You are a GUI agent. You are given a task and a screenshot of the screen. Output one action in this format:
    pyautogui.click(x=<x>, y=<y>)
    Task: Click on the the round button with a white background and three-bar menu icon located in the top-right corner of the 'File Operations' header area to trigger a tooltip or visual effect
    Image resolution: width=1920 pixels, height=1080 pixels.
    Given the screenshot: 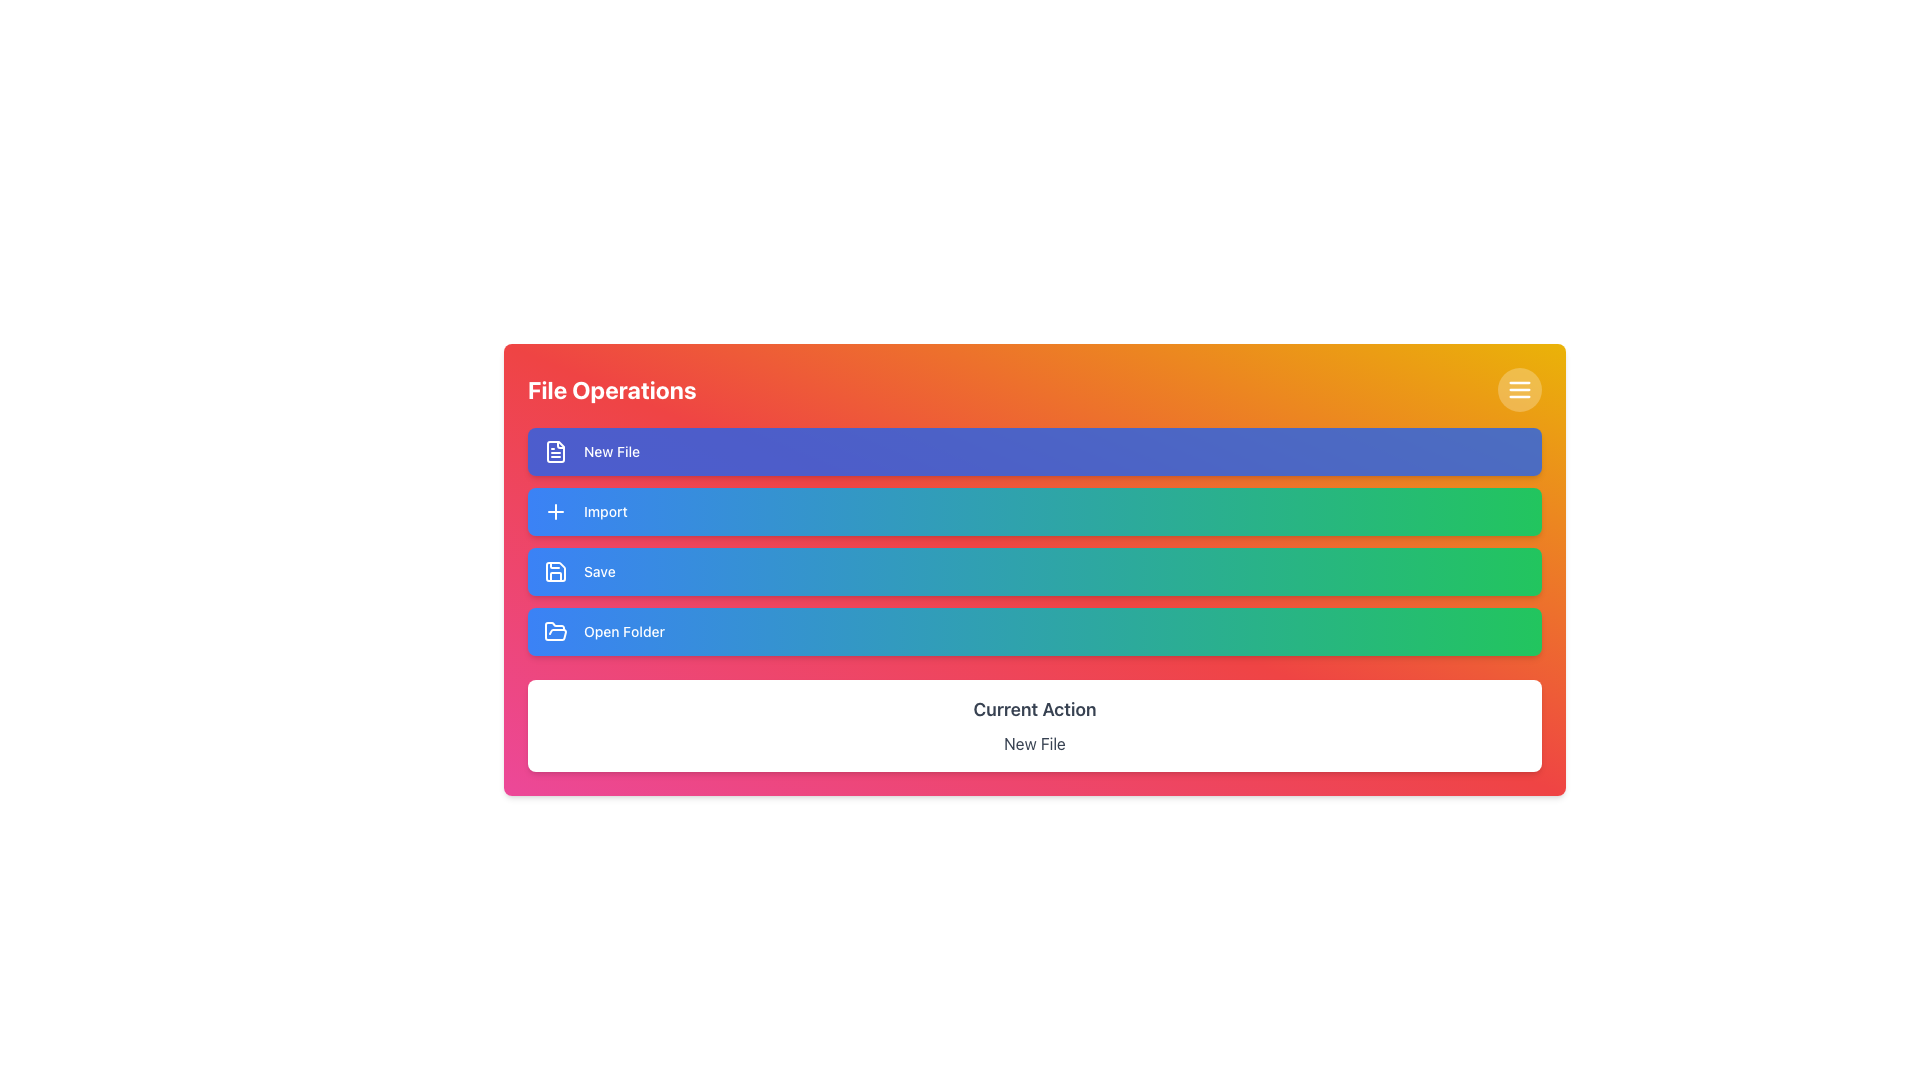 What is the action you would take?
    pyautogui.click(x=1520, y=389)
    